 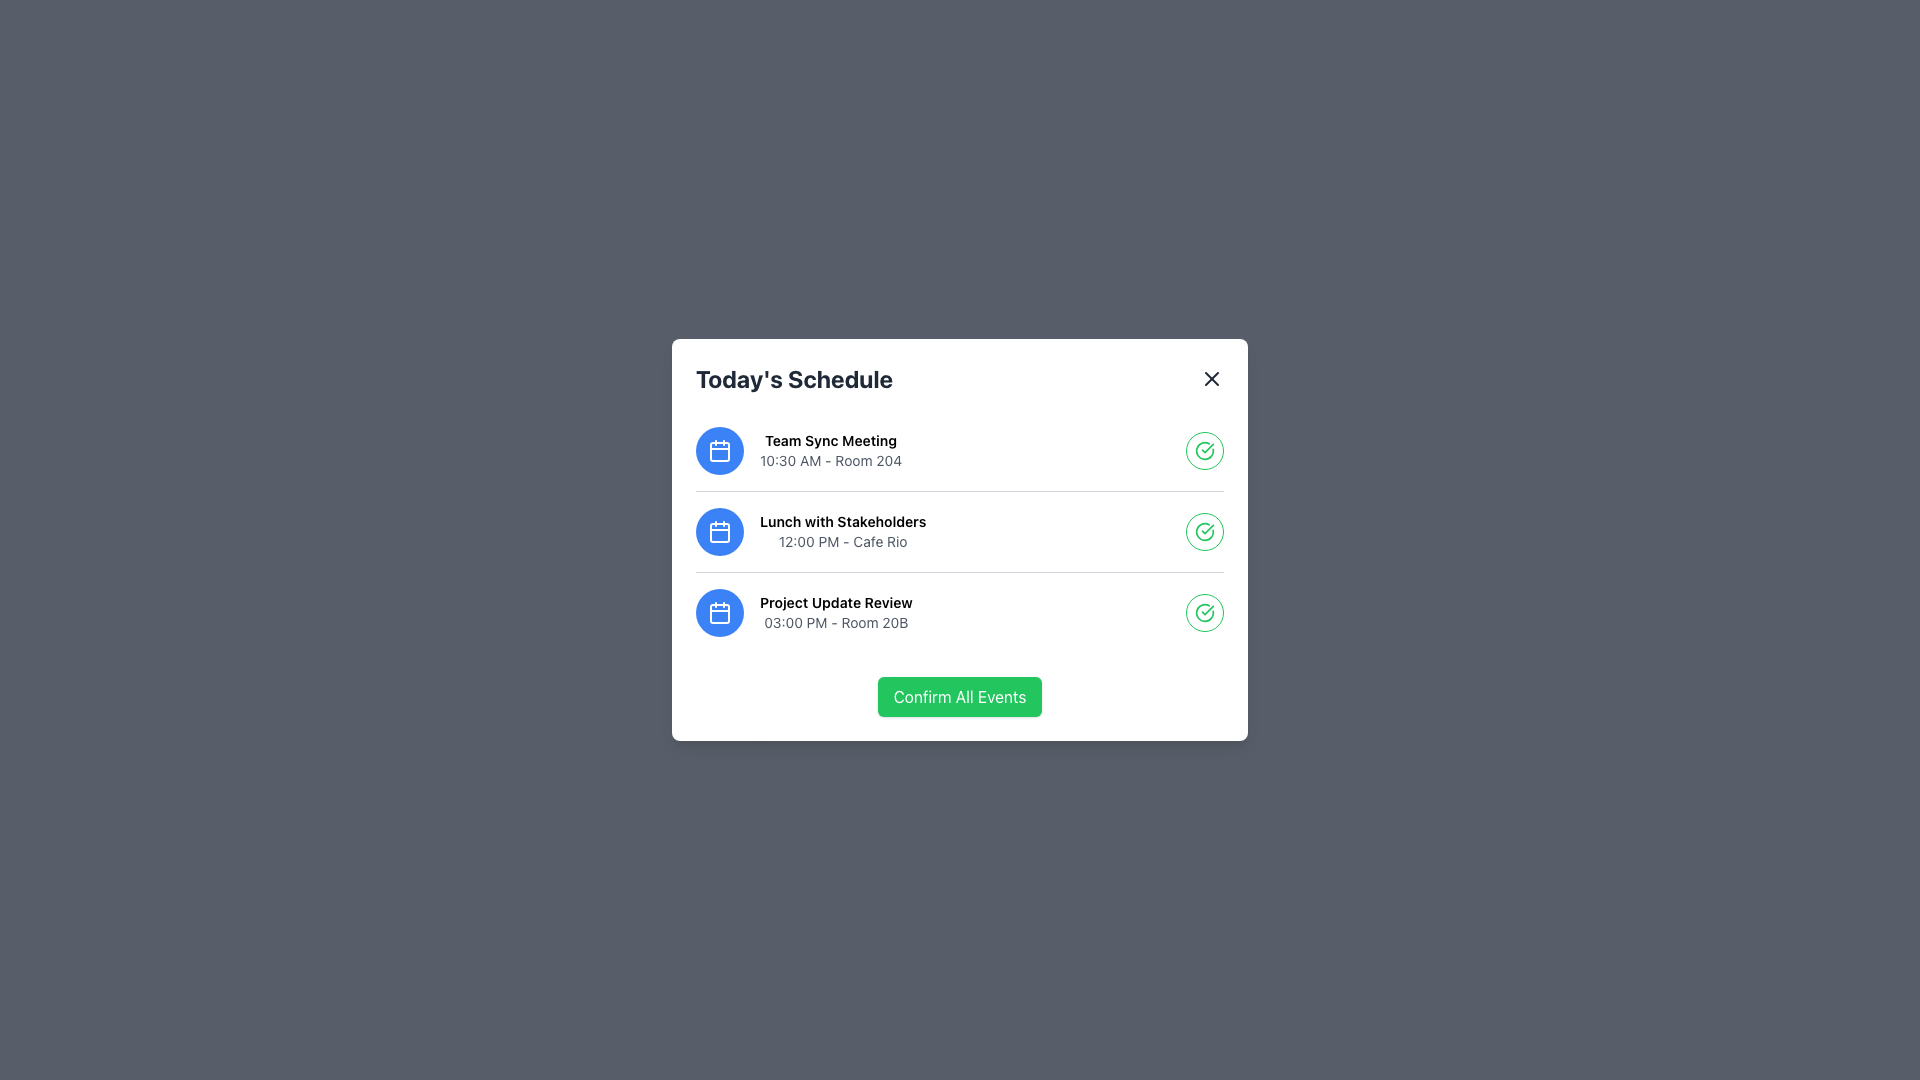 What do you see at coordinates (720, 612) in the screenshot?
I see `the blue circular icon representing a scheduled calendar event in the third row of the event list` at bounding box center [720, 612].